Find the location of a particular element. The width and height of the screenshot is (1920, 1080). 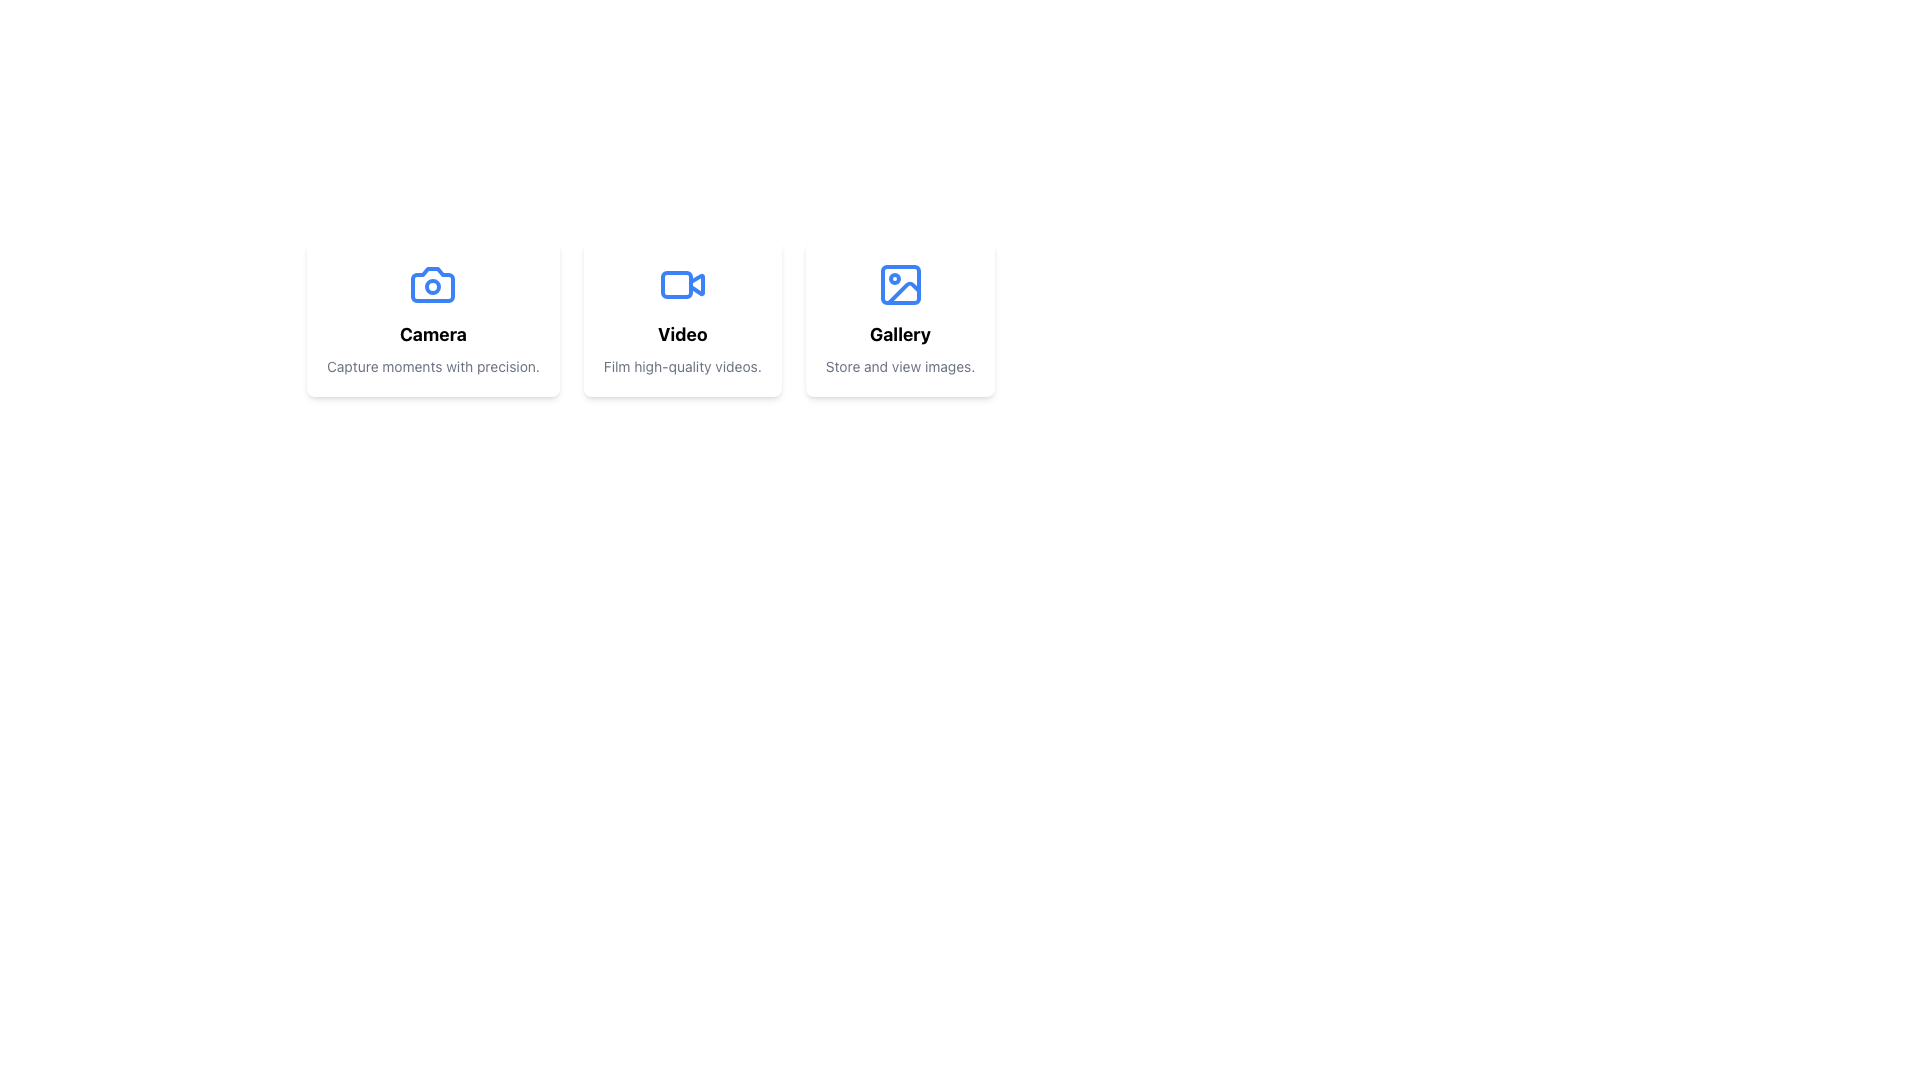

the 'Gallery' icon is located at coordinates (899, 285).